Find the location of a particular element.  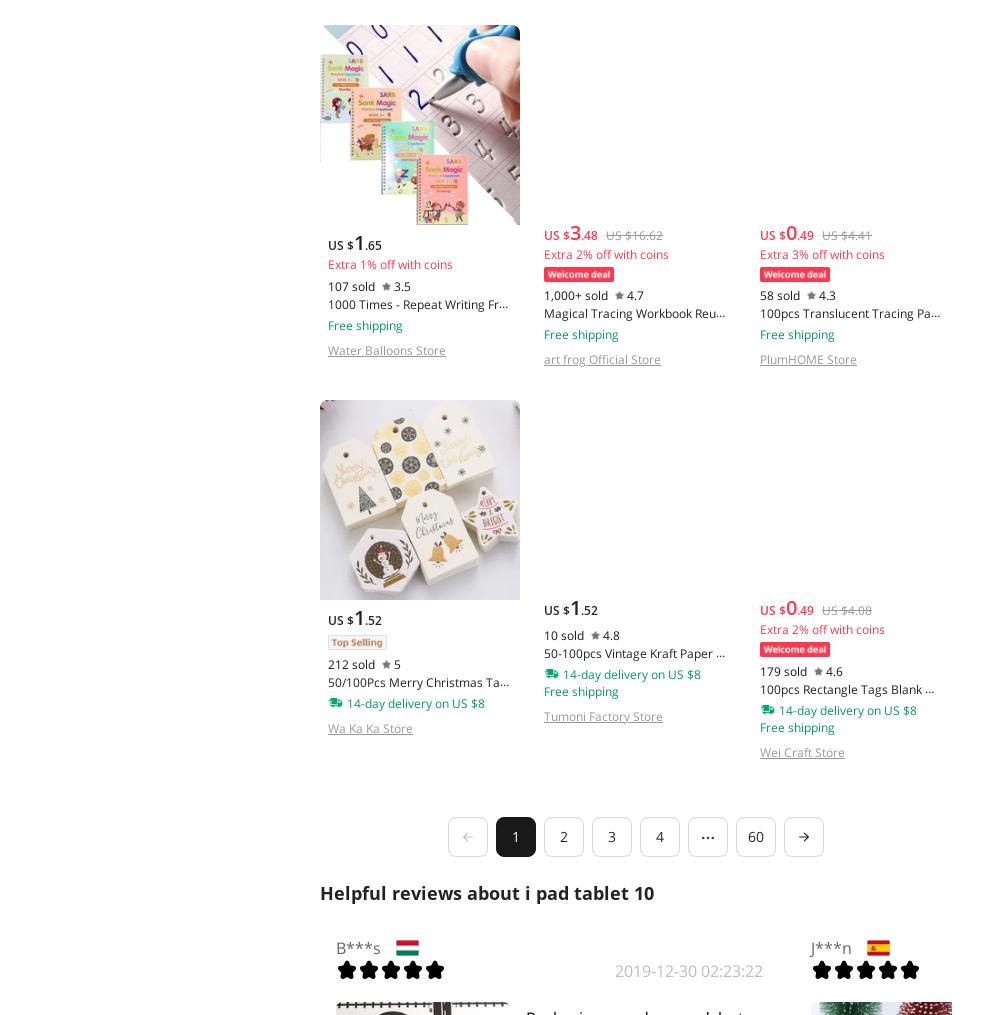

'Wa Ka Ka Store' is located at coordinates (369, 726).